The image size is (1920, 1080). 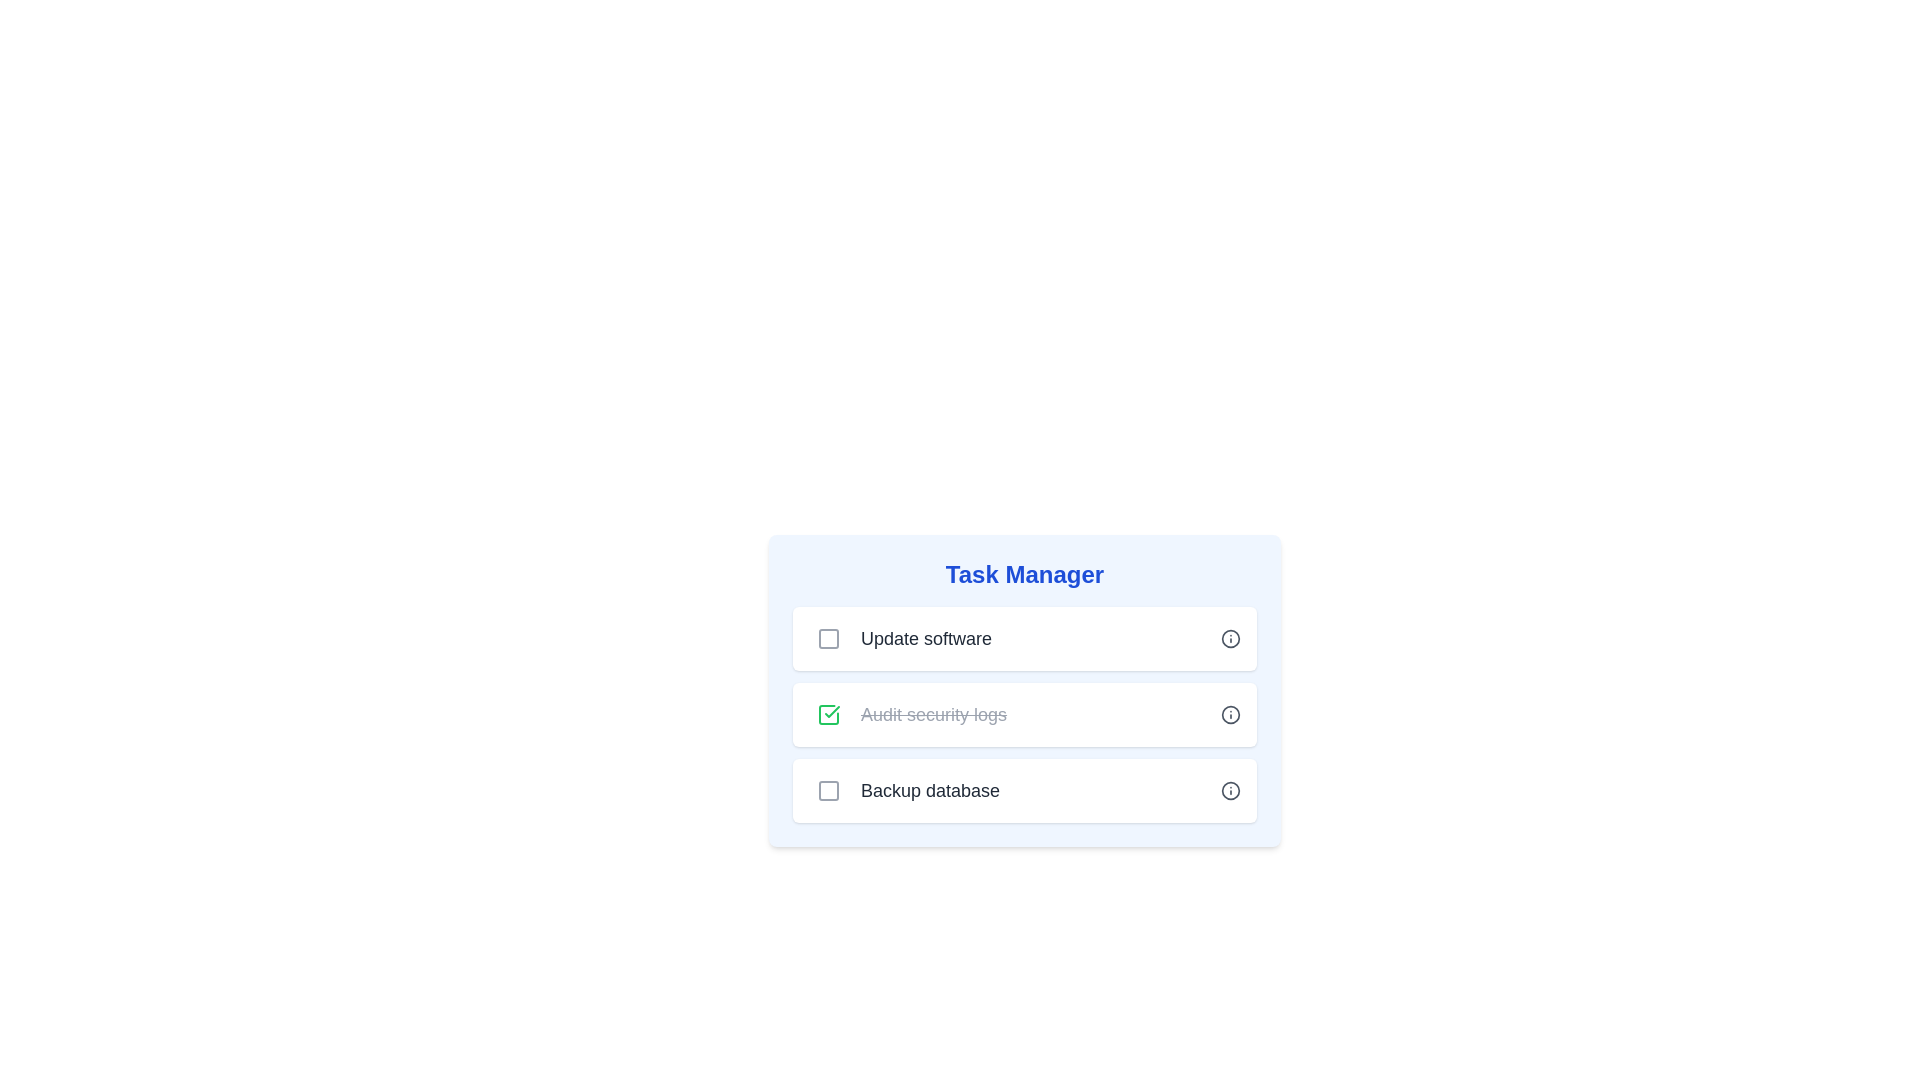 I want to click on the green checkmark icon located to the left of the 'Audit security logs' label in the 'Task Manager' section, so click(x=832, y=711).